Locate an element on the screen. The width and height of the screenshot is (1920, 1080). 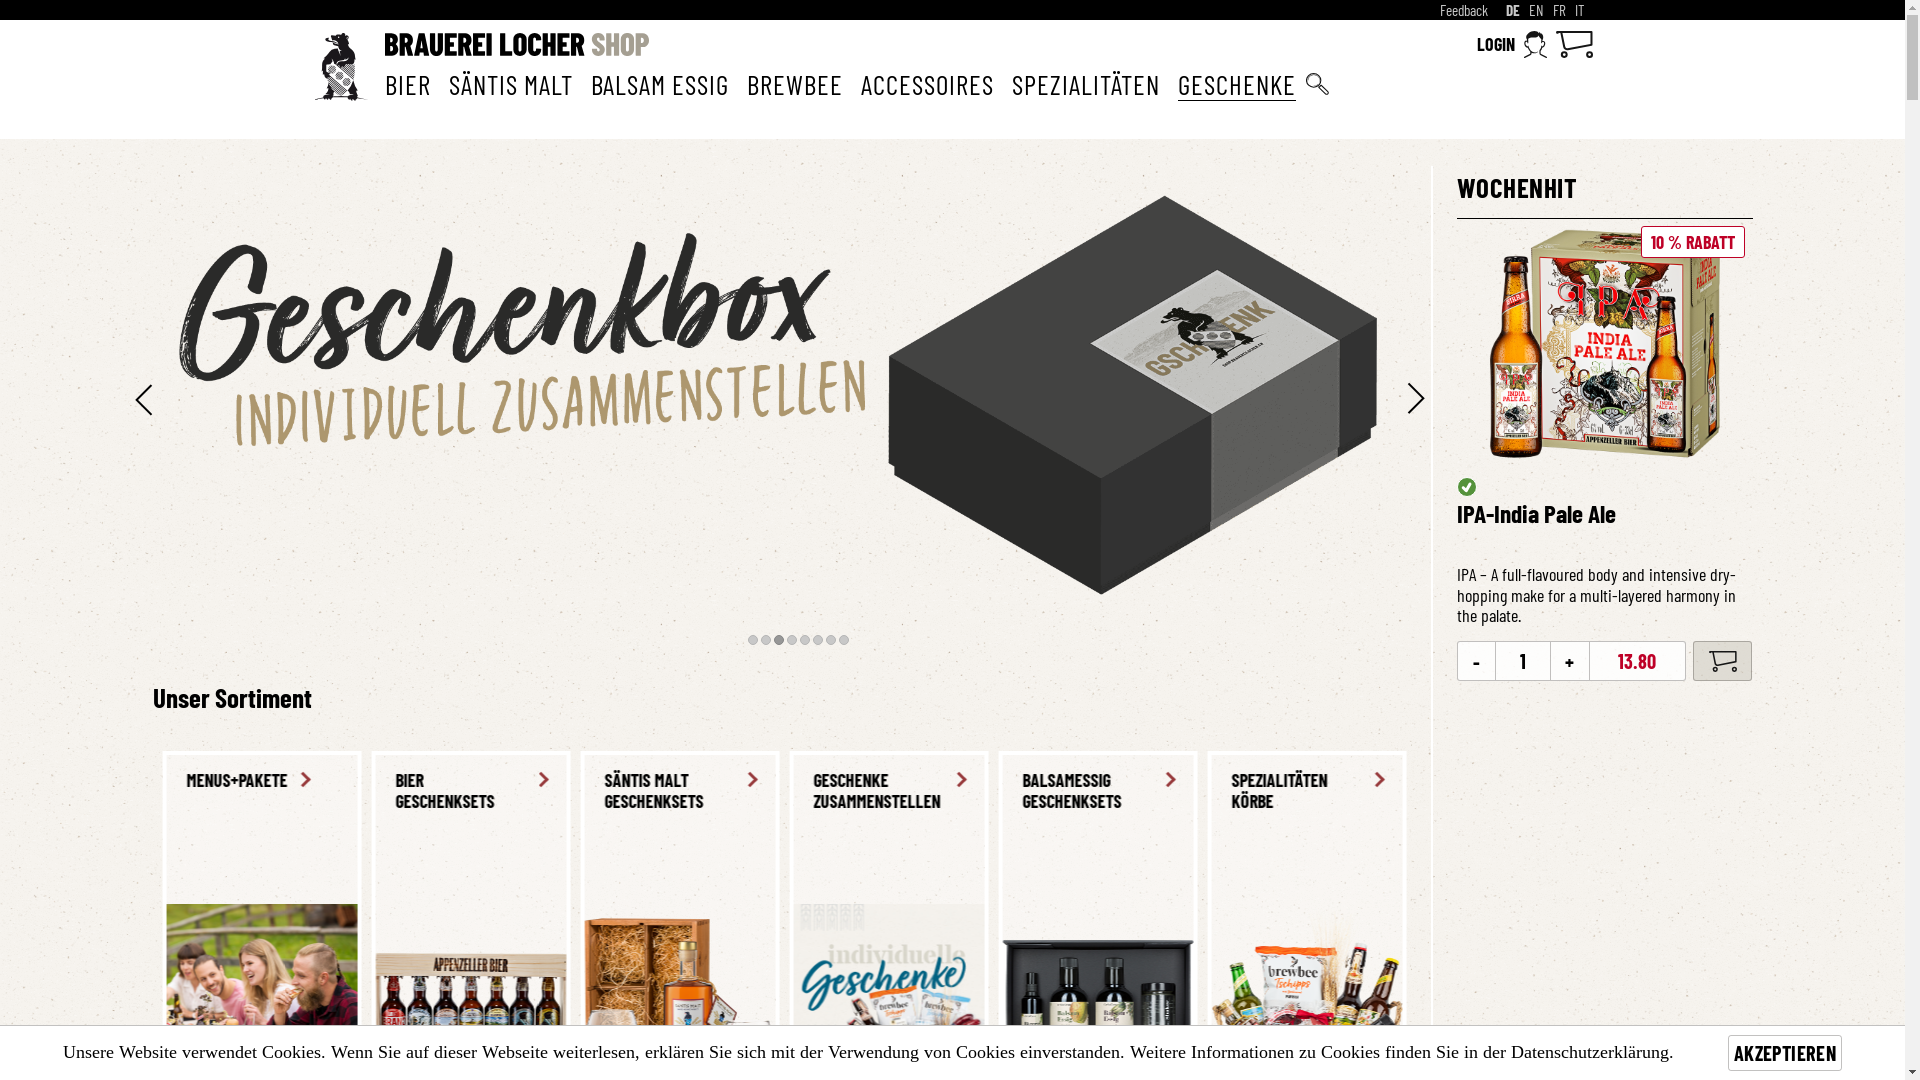
'BALSAM ESSIG' is located at coordinates (658, 83).